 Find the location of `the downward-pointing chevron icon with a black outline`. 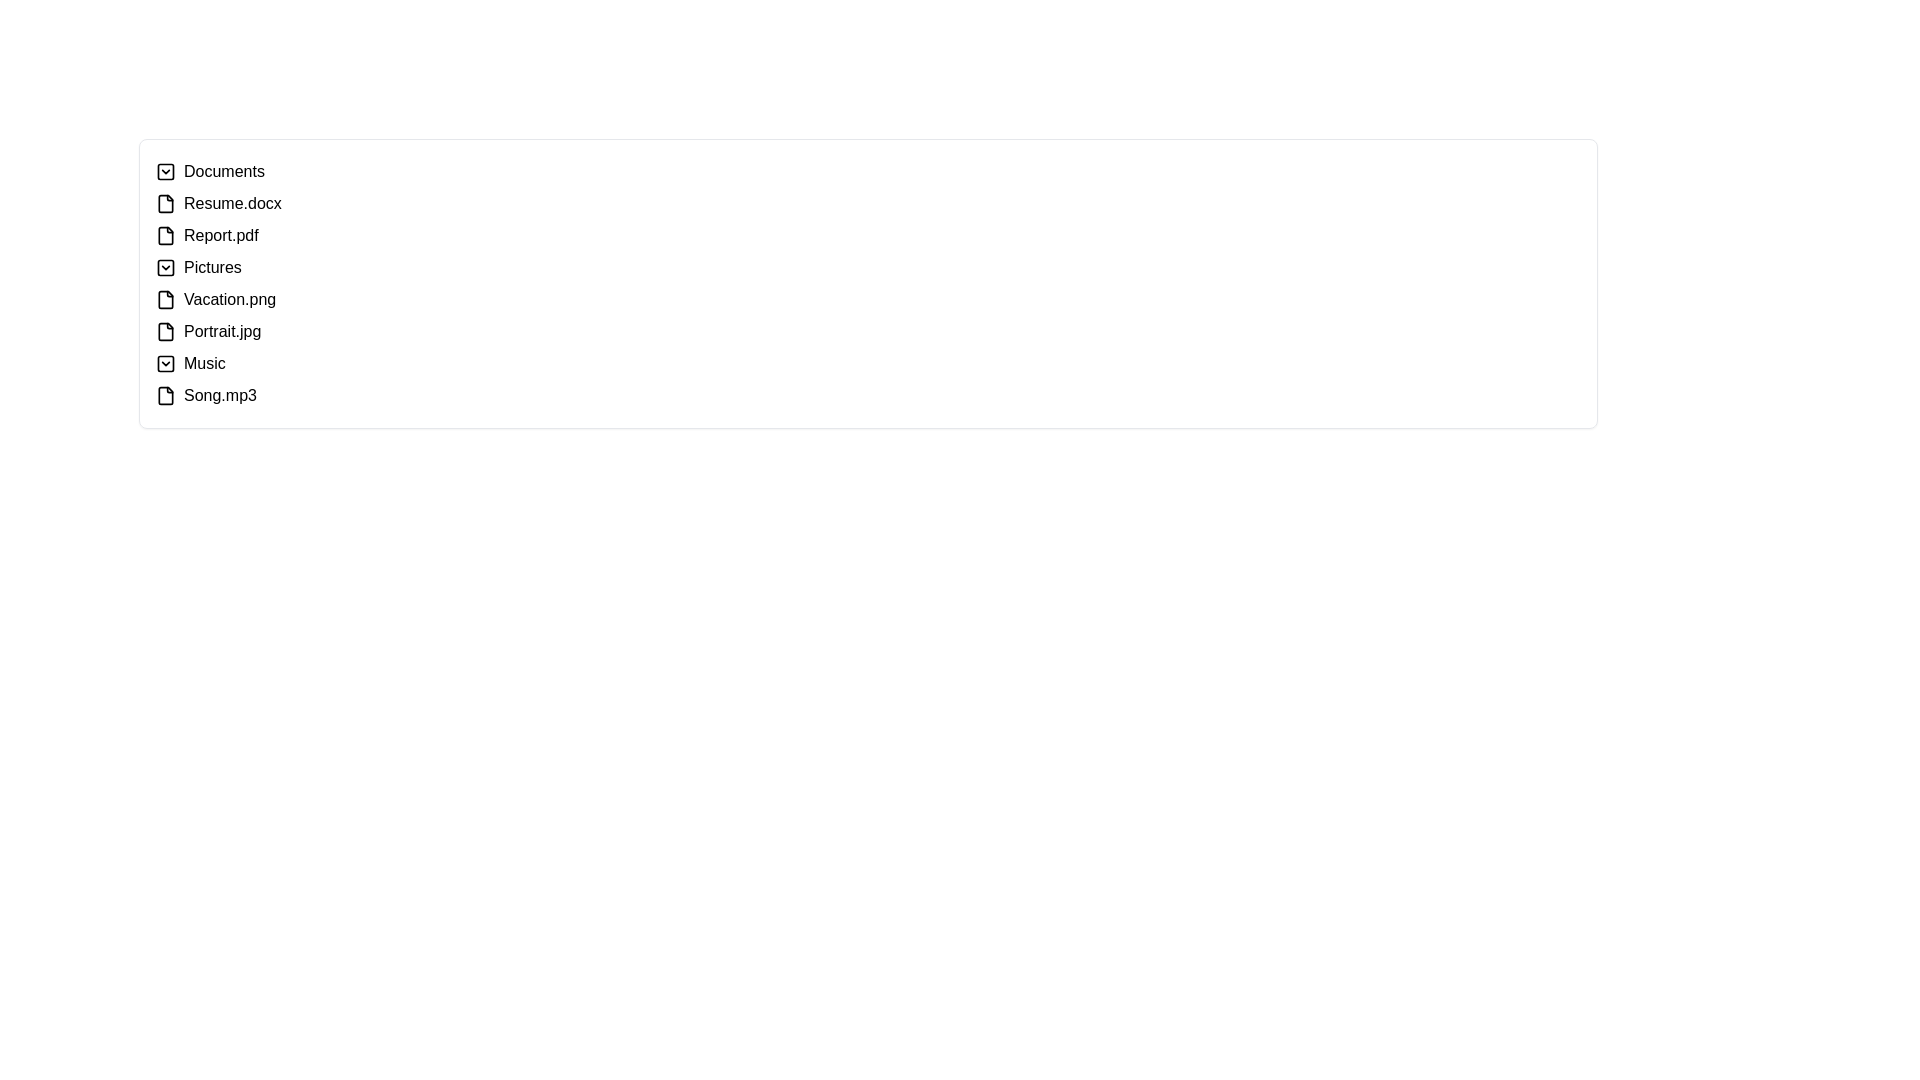

the downward-pointing chevron icon with a black outline is located at coordinates (166, 171).